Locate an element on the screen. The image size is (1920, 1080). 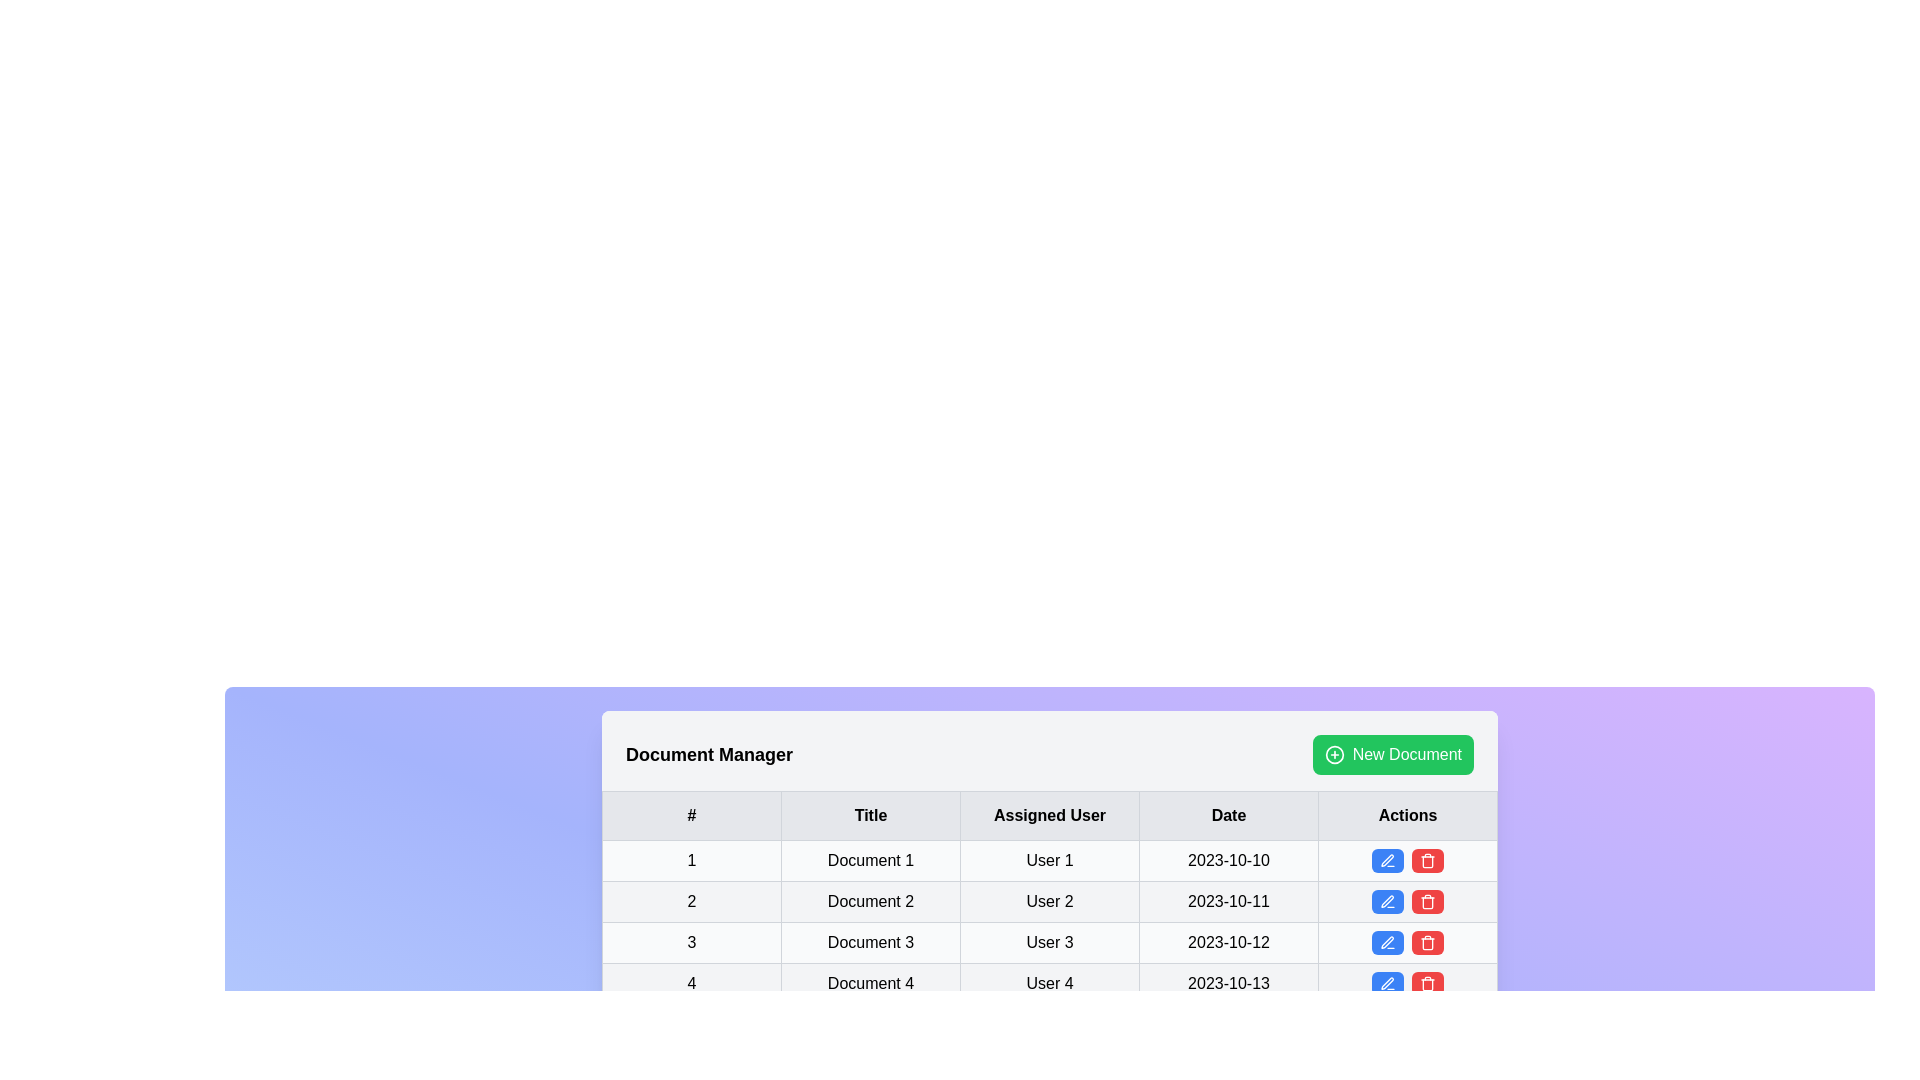
the static text label 'Date' located in the table header, which is styled with a bold font and a light gray background is located at coordinates (1227, 816).